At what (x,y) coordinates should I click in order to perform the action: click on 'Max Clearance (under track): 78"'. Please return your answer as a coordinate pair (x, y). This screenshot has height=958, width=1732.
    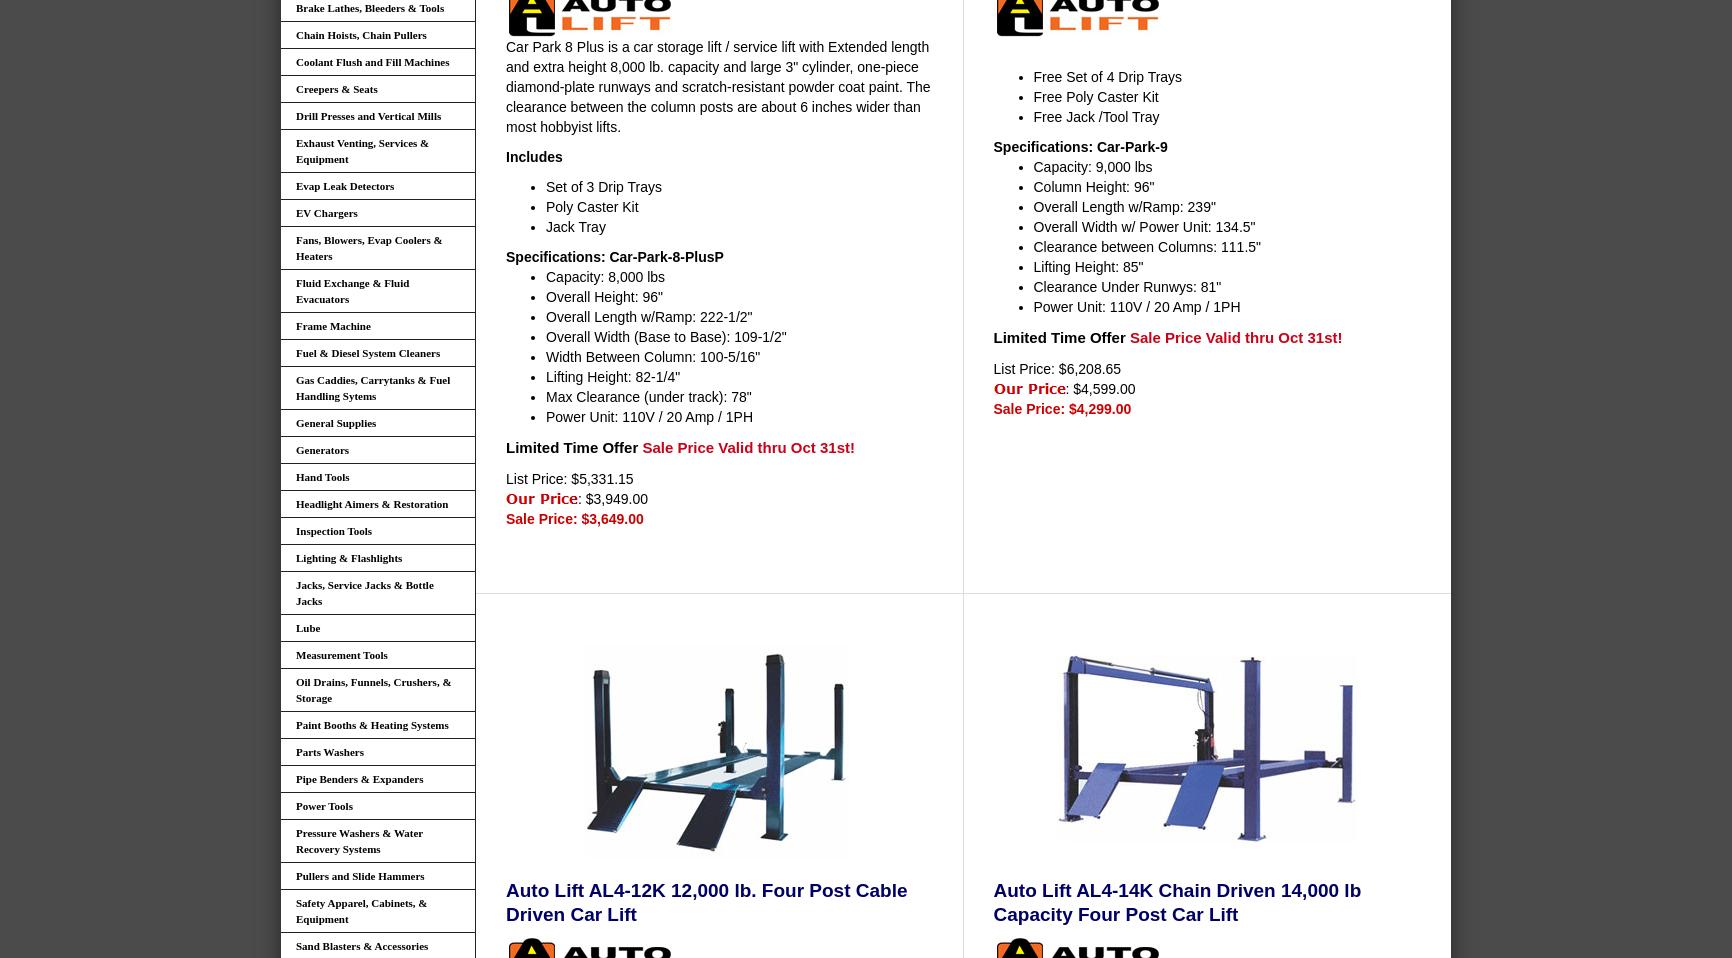
    Looking at the image, I should click on (648, 395).